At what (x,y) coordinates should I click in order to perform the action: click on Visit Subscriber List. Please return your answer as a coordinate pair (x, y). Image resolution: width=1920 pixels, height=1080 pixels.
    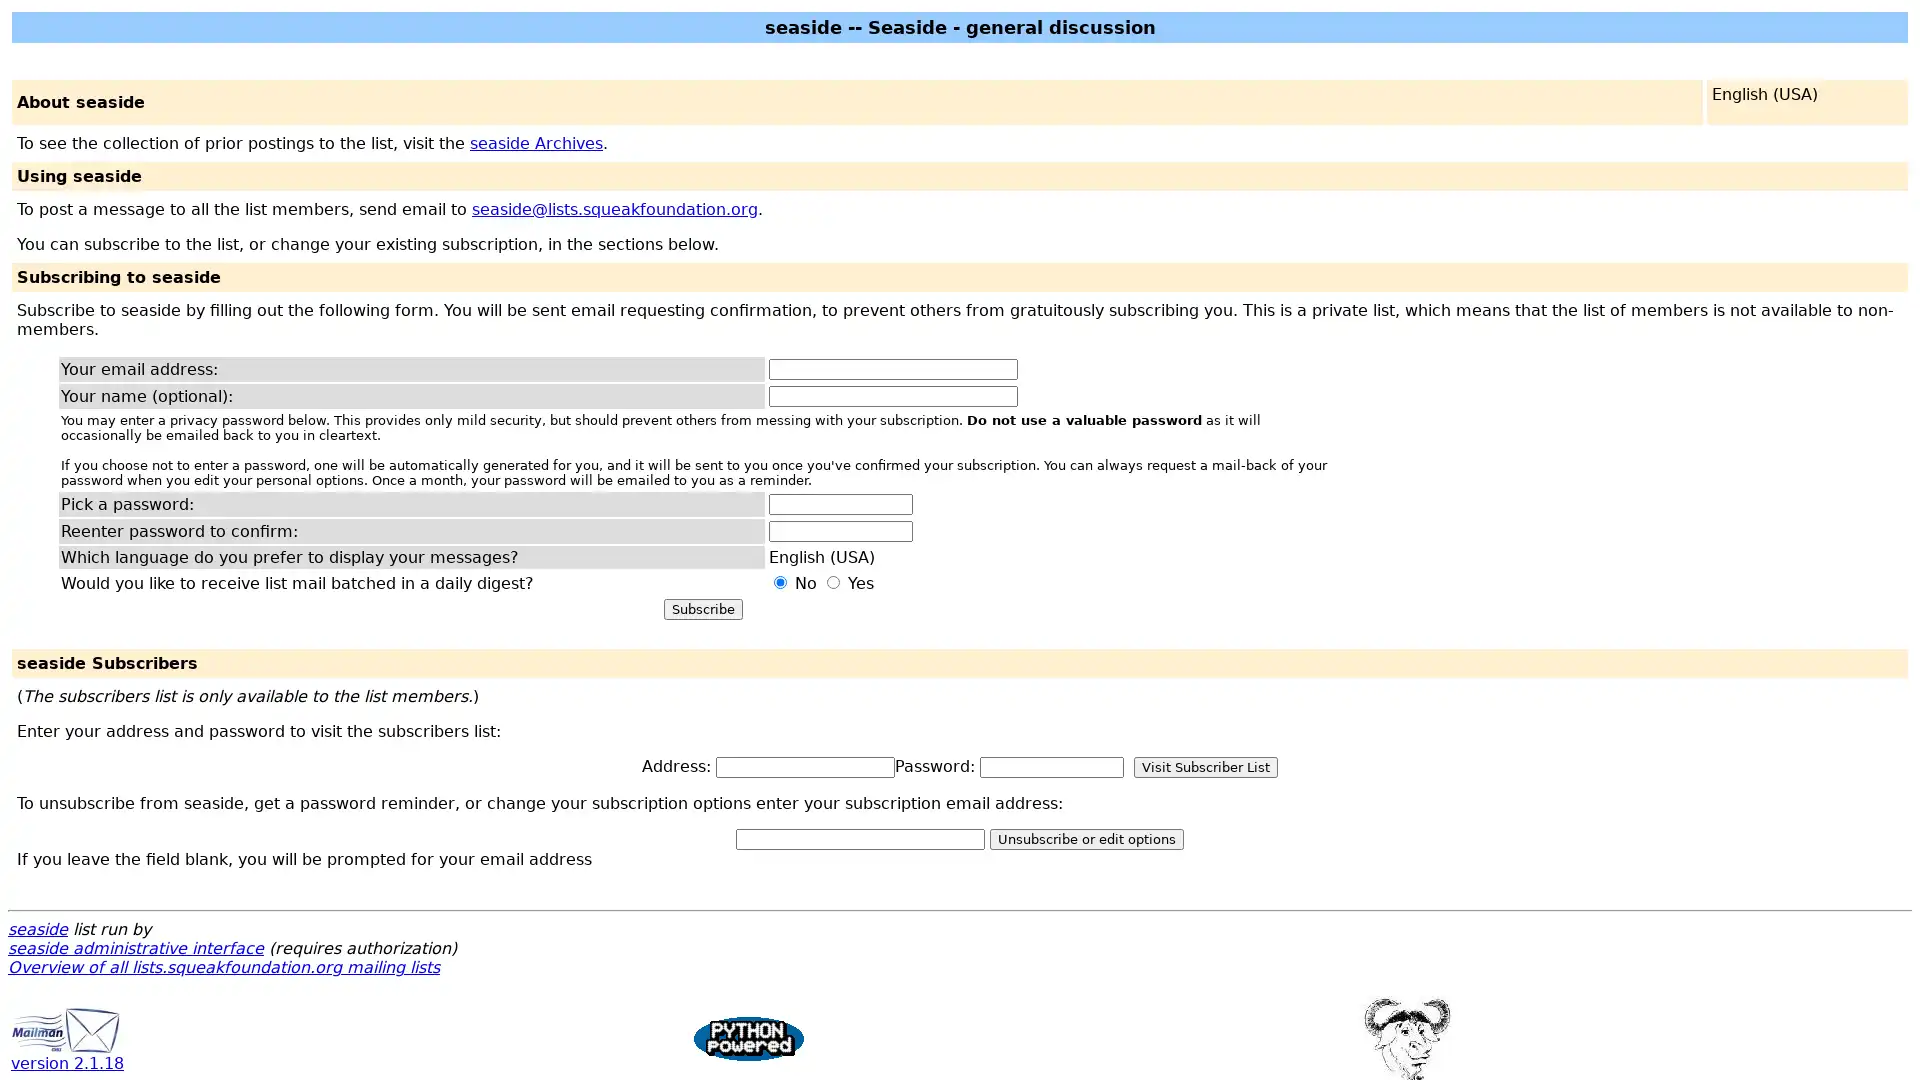
    Looking at the image, I should click on (1204, 766).